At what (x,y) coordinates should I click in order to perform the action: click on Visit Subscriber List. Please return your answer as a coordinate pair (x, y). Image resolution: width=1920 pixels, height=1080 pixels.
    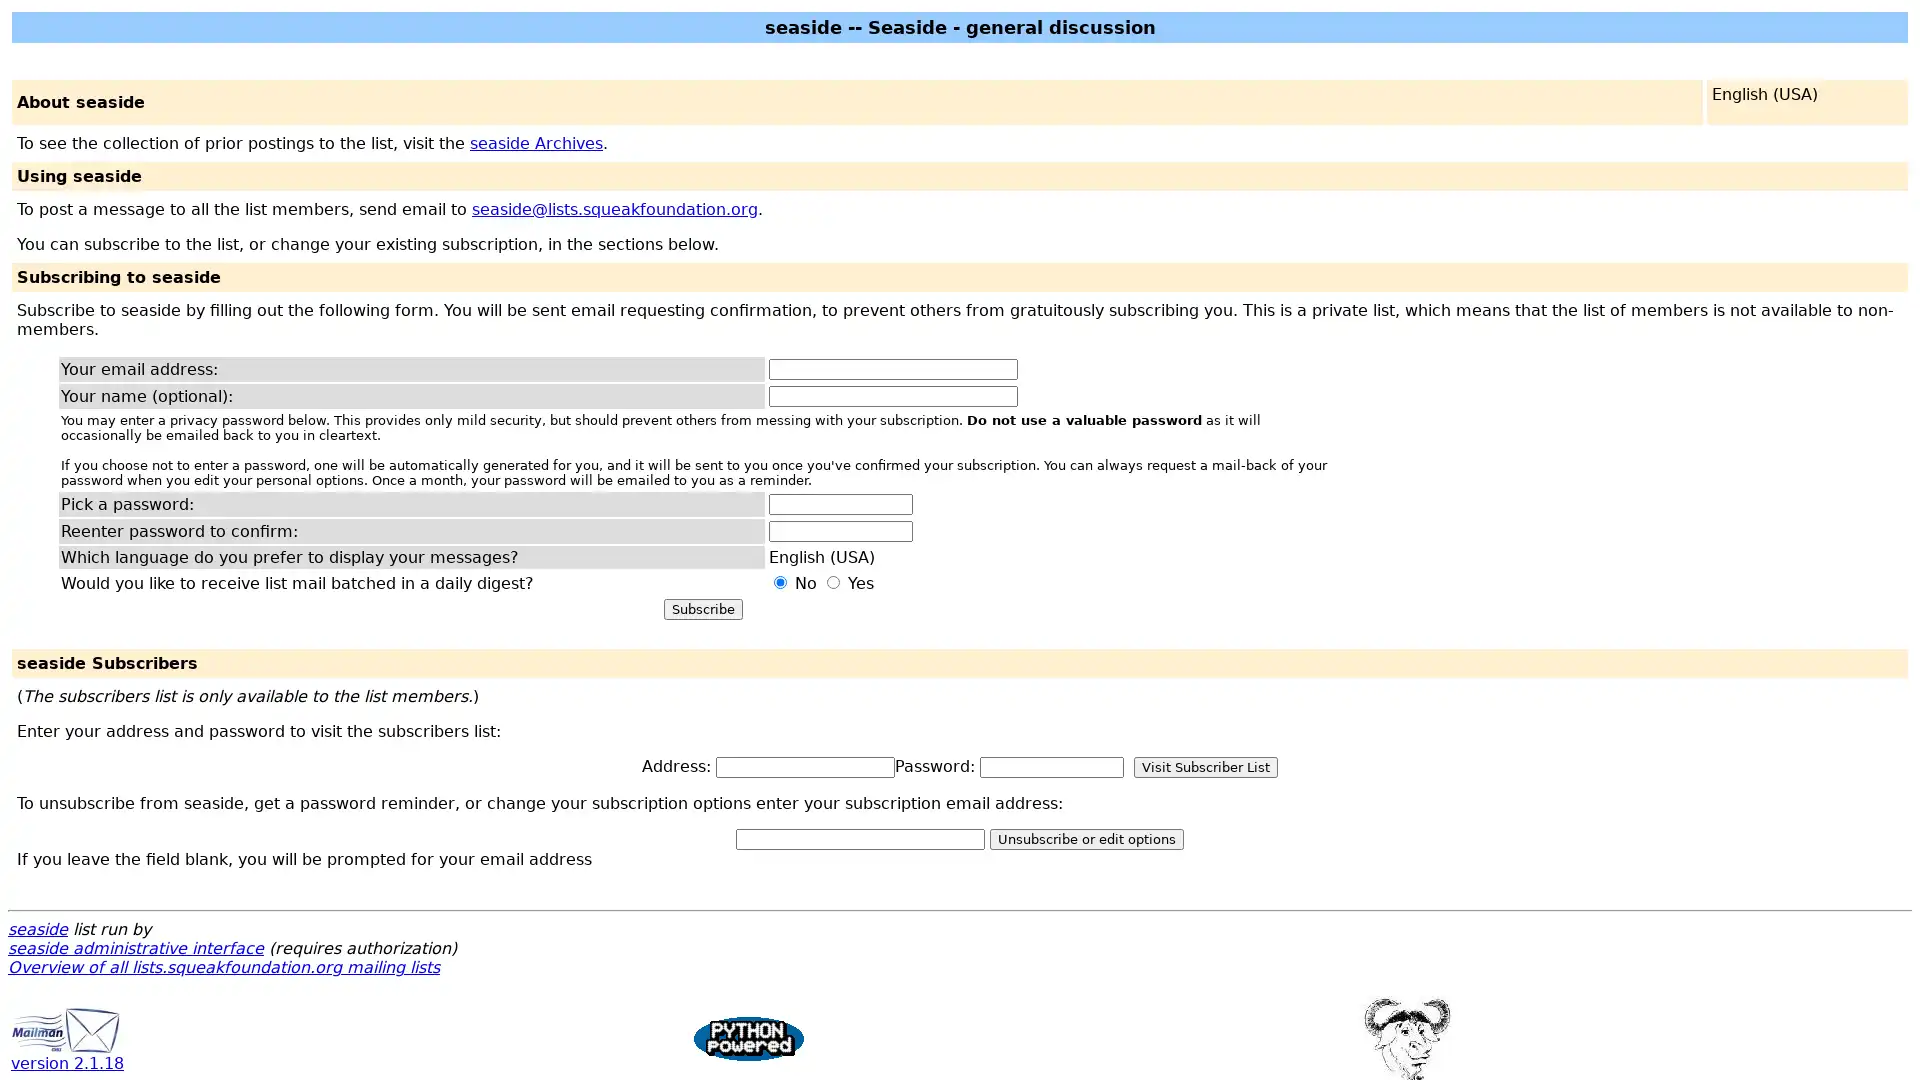
    Looking at the image, I should click on (1204, 766).